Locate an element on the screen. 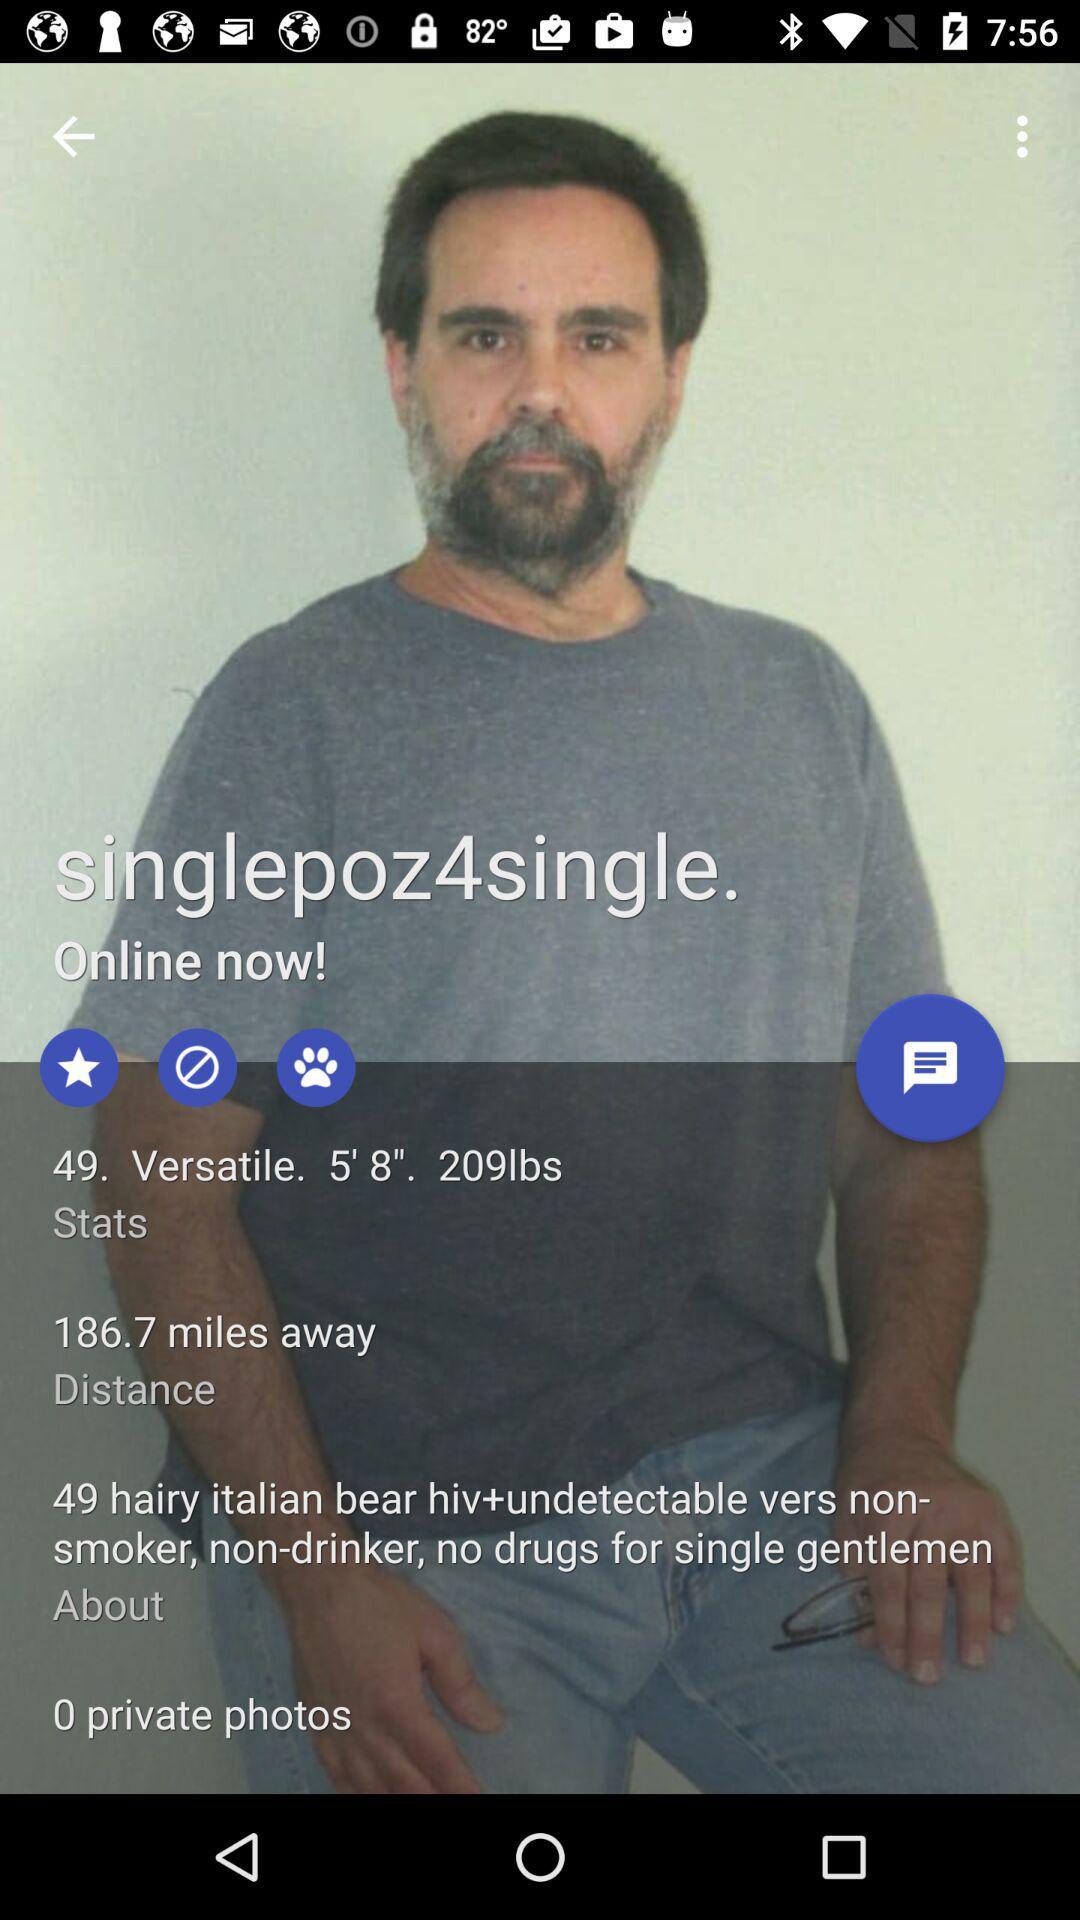 This screenshot has height=1920, width=1080. the explore icon is located at coordinates (197, 1066).